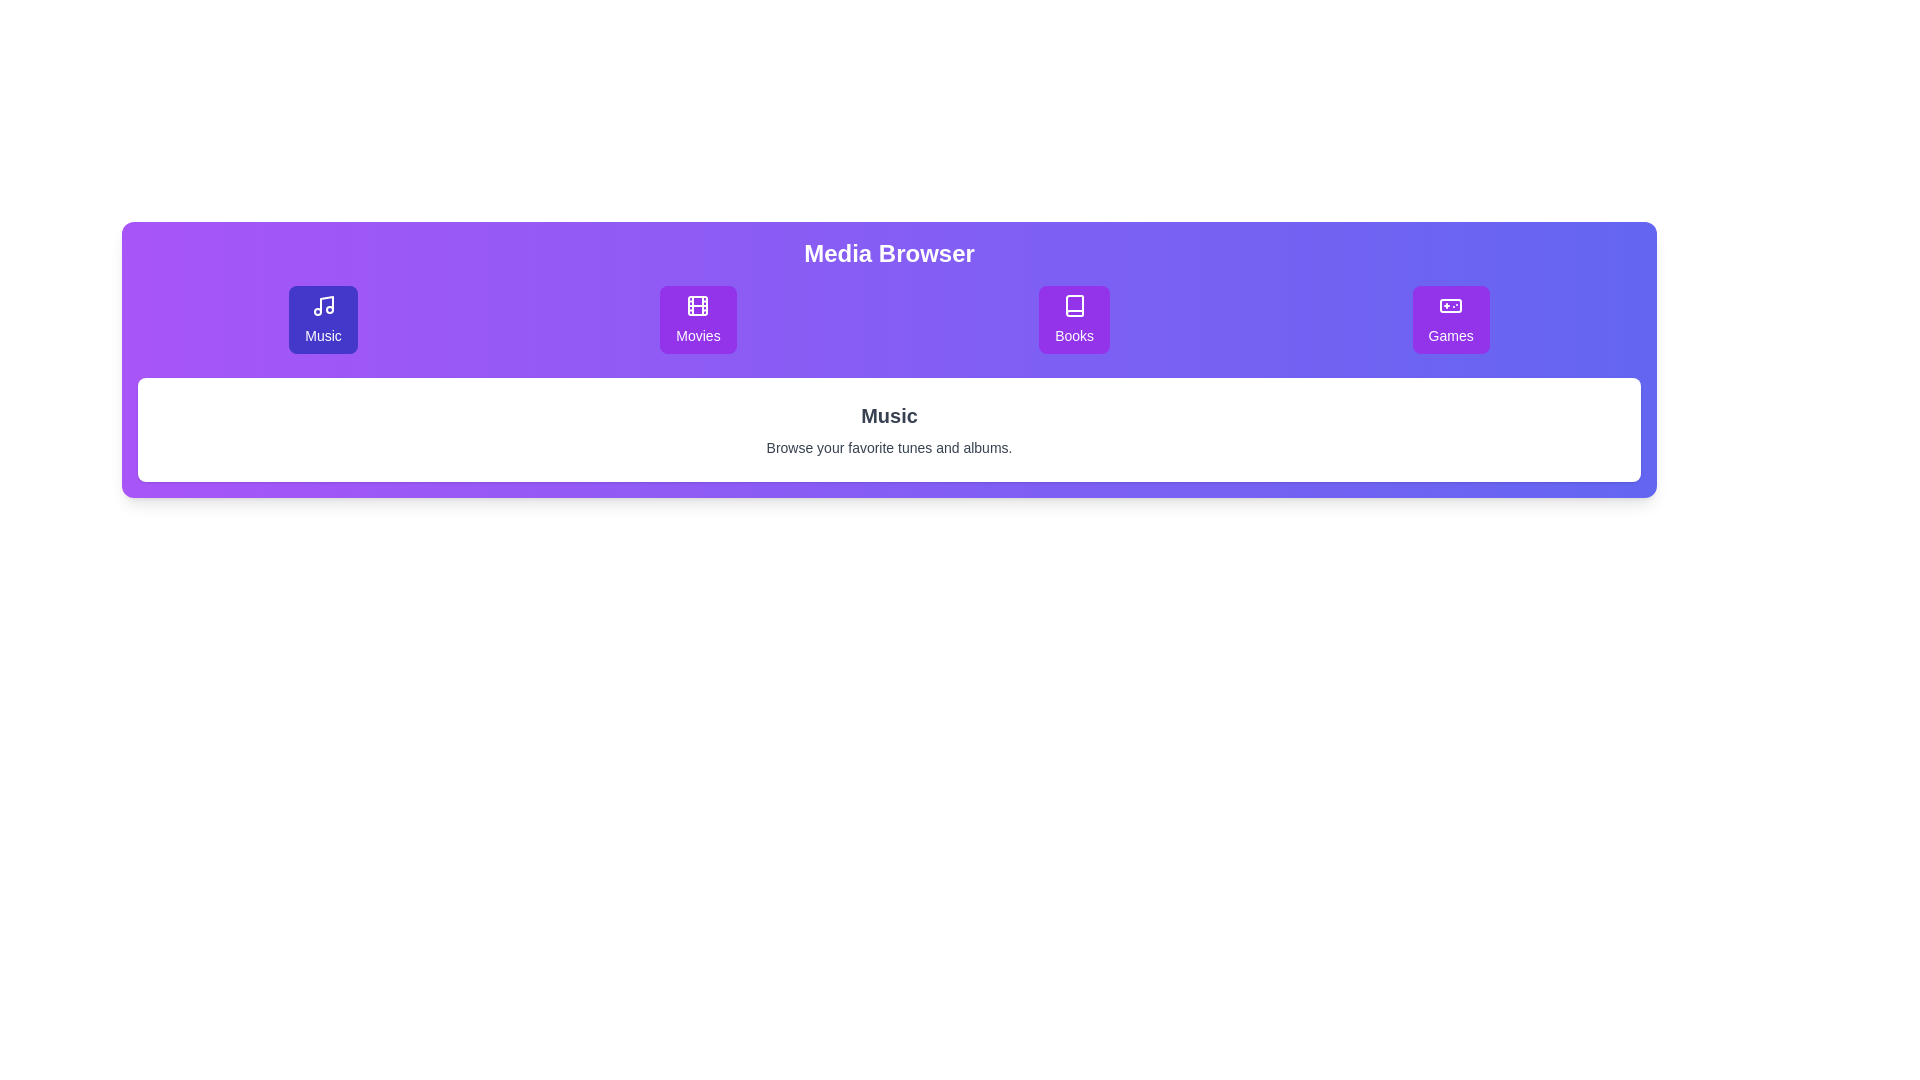  I want to click on descriptive label indicating the purpose of the music button located below its icon in the top section of the layout, so click(323, 334).